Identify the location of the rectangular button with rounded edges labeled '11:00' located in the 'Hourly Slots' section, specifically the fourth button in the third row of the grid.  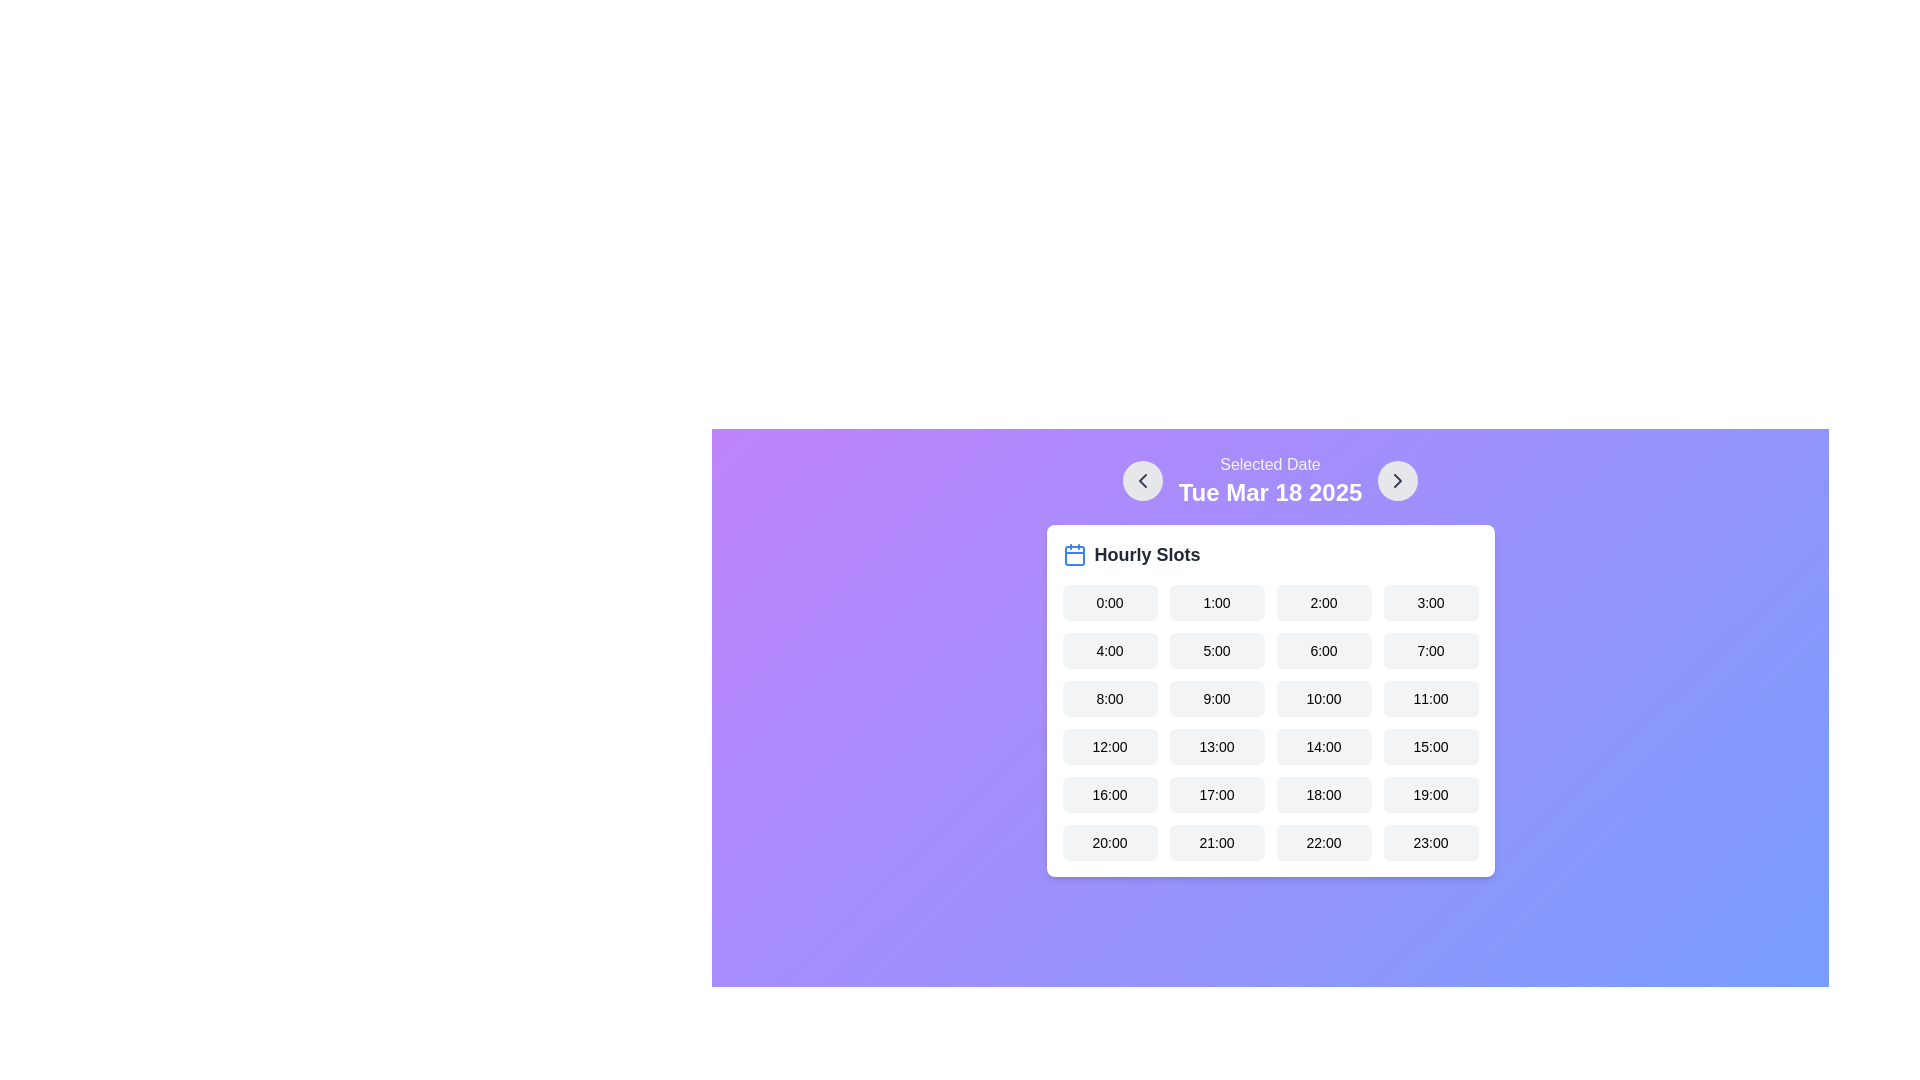
(1429, 697).